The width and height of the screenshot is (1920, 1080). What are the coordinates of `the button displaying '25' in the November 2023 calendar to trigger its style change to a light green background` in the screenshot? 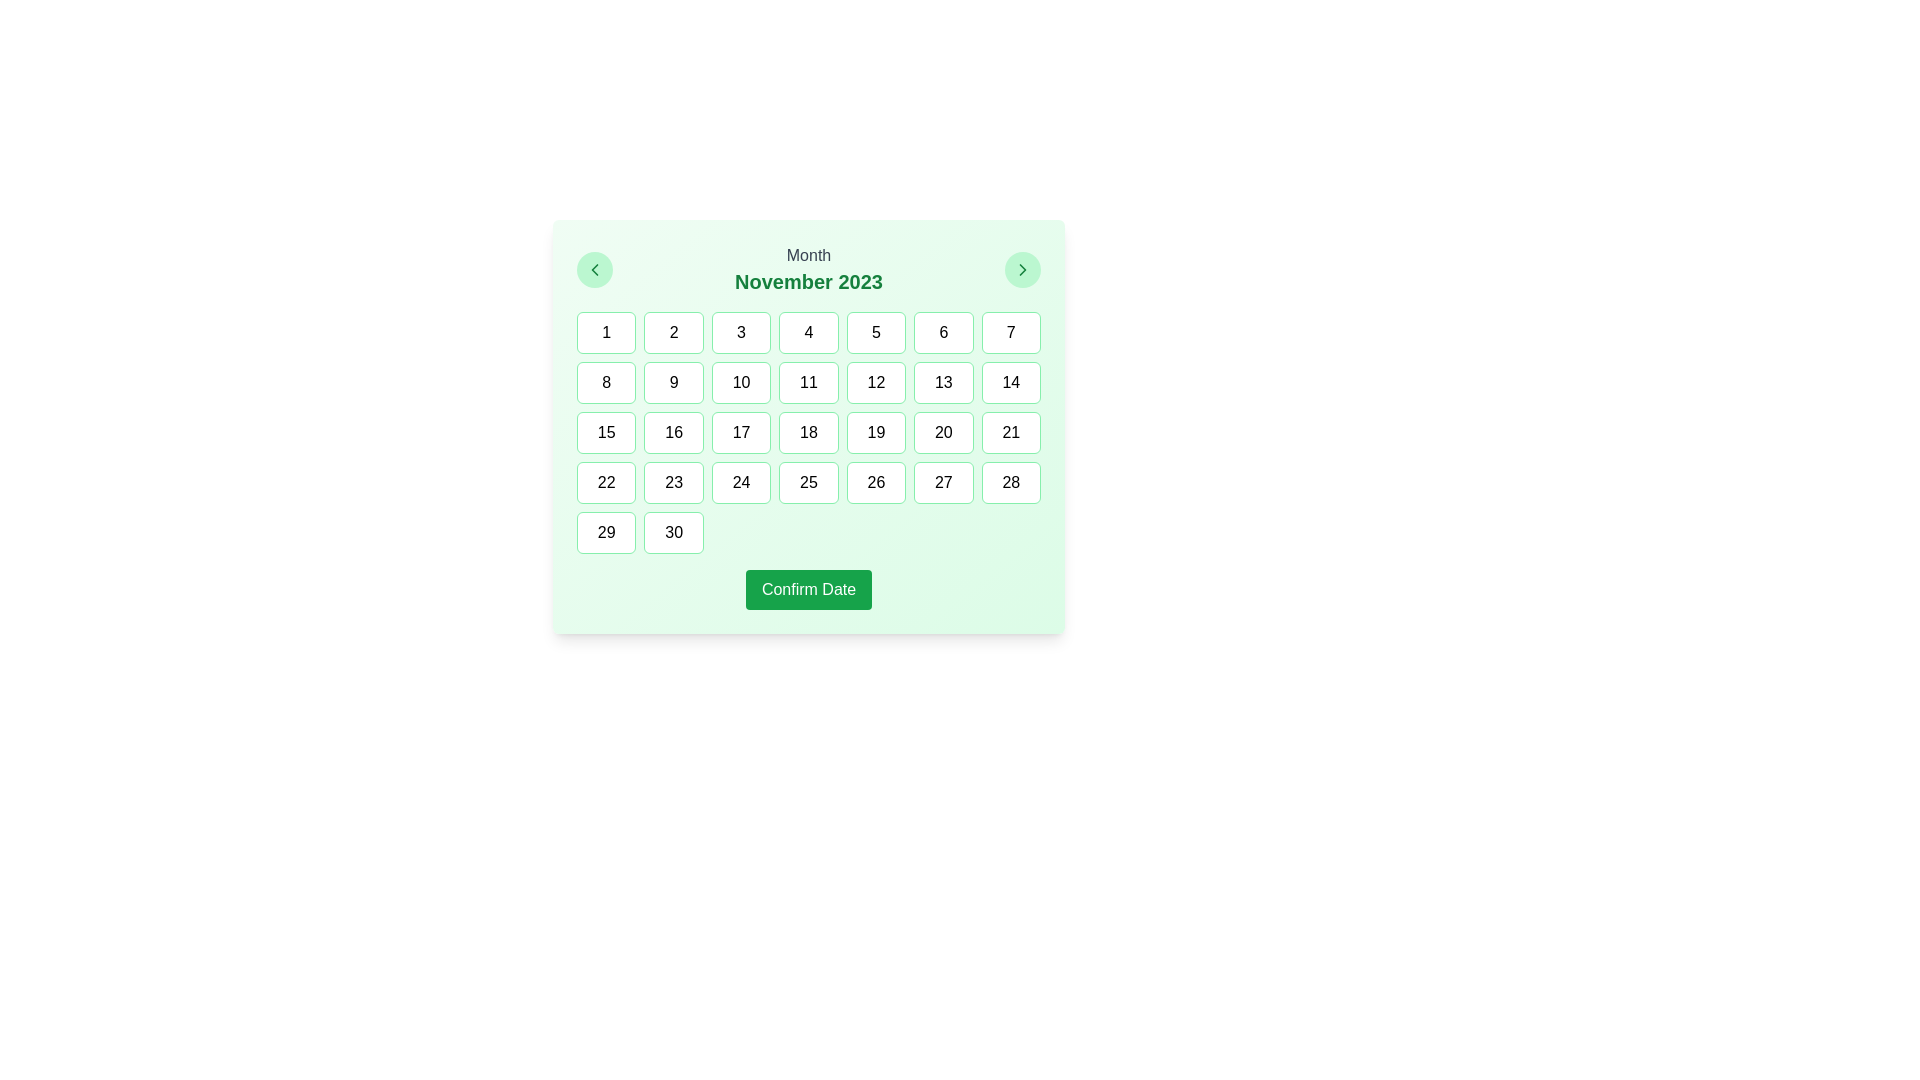 It's located at (808, 482).